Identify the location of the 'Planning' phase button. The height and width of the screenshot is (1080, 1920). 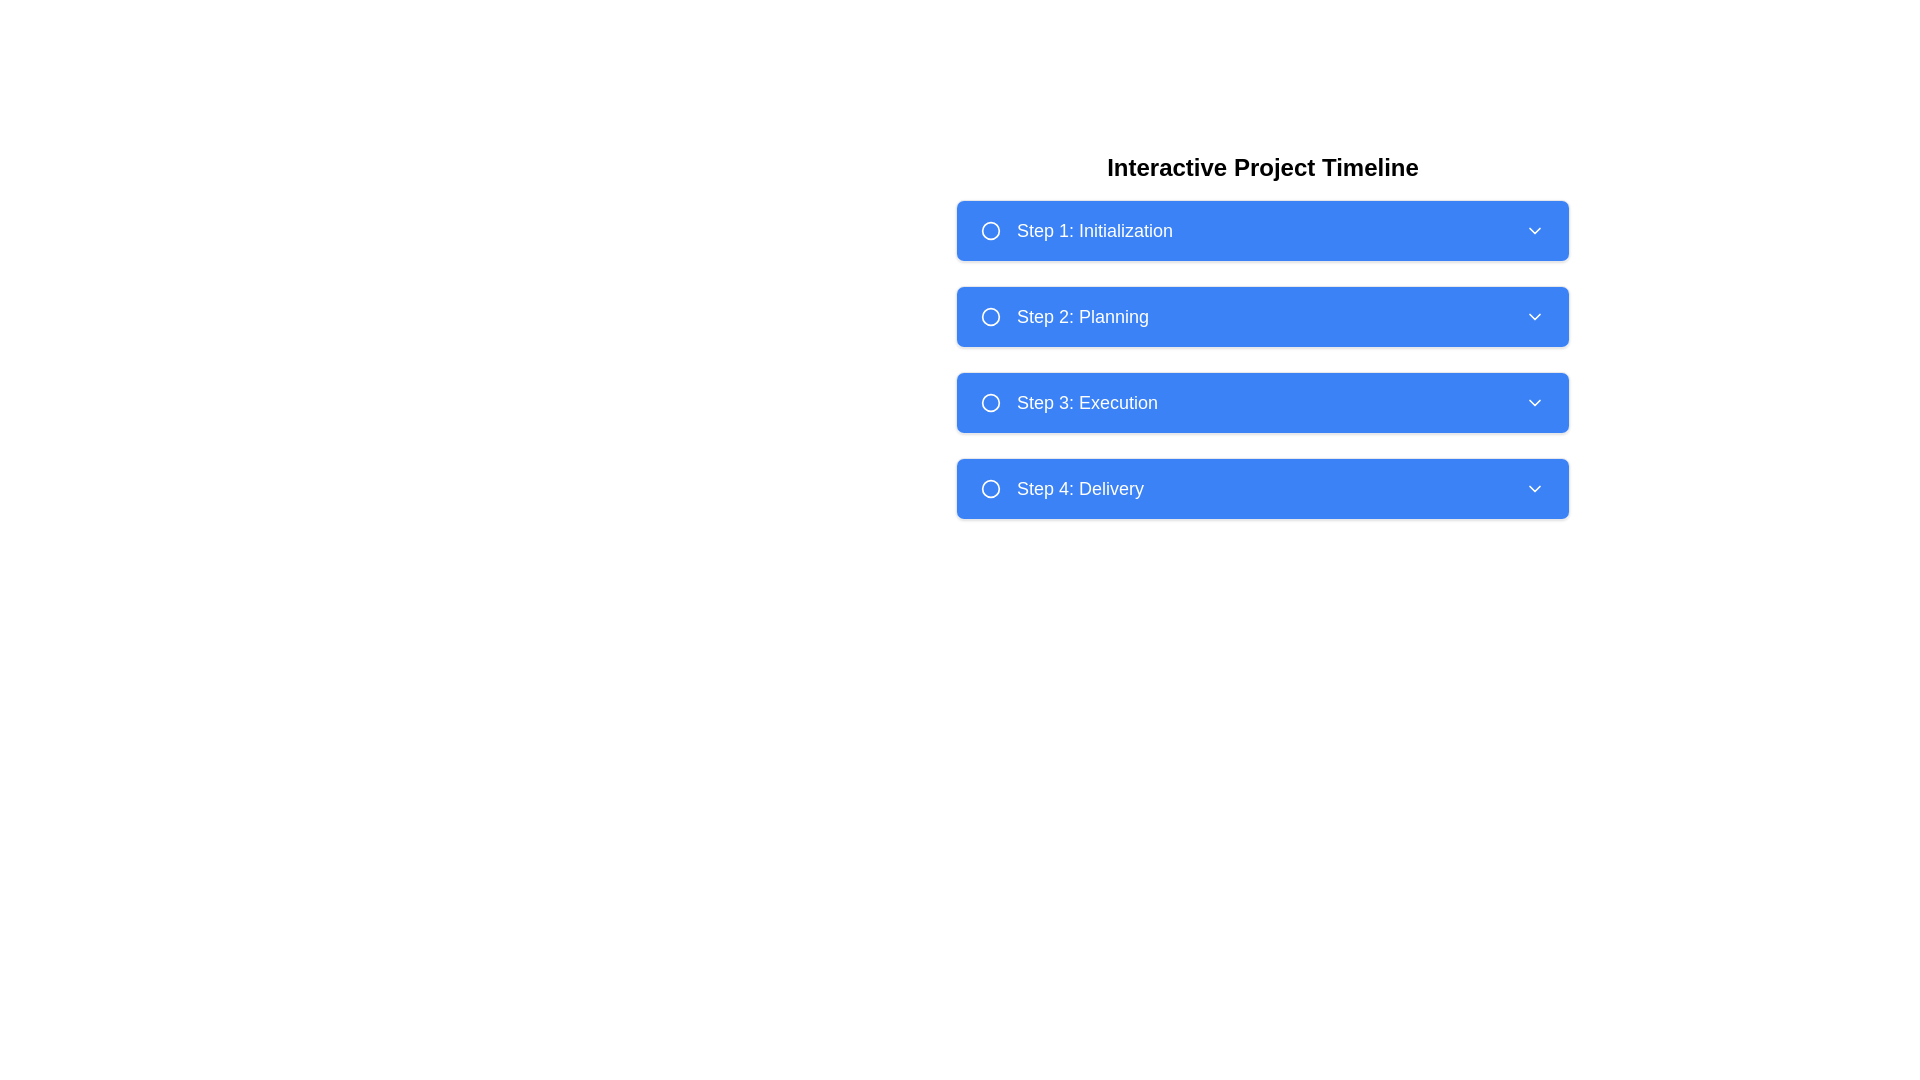
(1261, 315).